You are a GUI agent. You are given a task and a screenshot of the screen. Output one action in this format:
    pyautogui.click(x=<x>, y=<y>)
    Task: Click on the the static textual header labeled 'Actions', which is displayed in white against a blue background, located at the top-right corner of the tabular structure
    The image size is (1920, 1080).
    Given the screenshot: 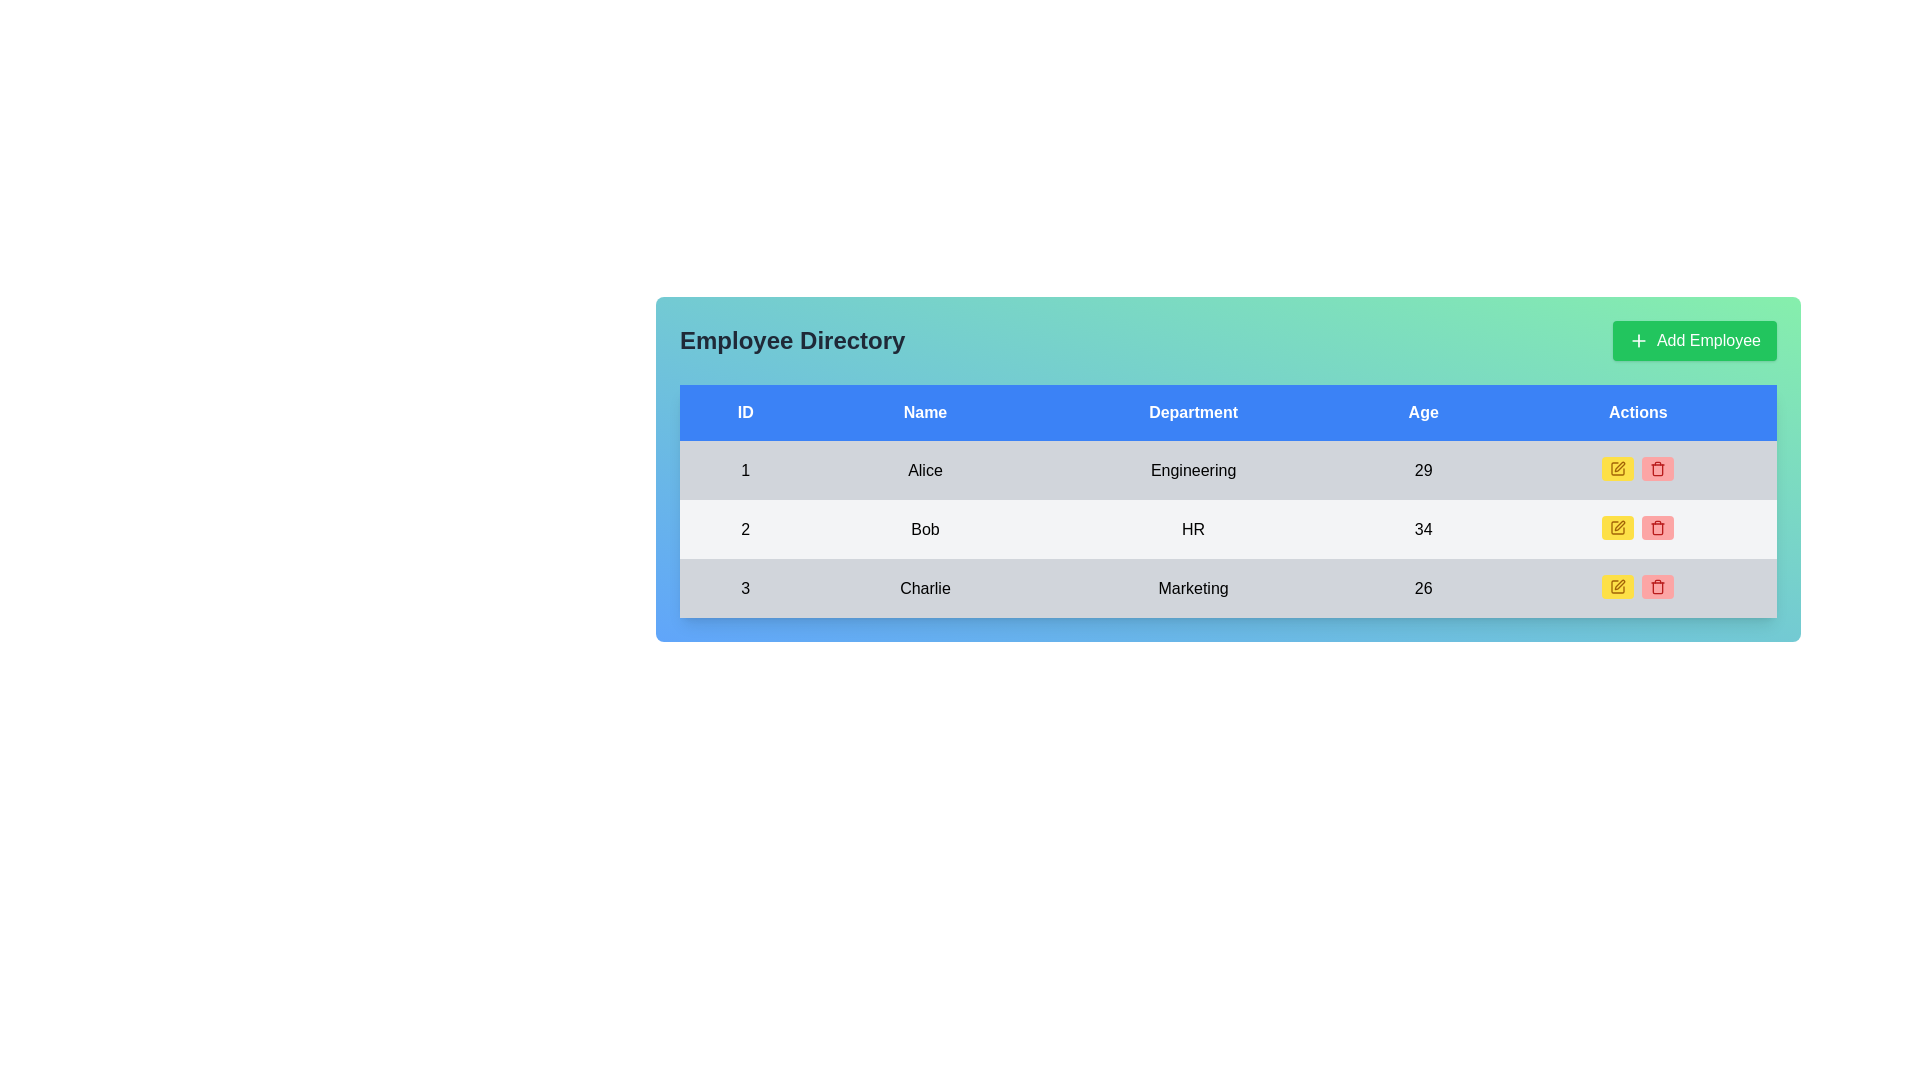 What is the action you would take?
    pyautogui.click(x=1638, y=411)
    